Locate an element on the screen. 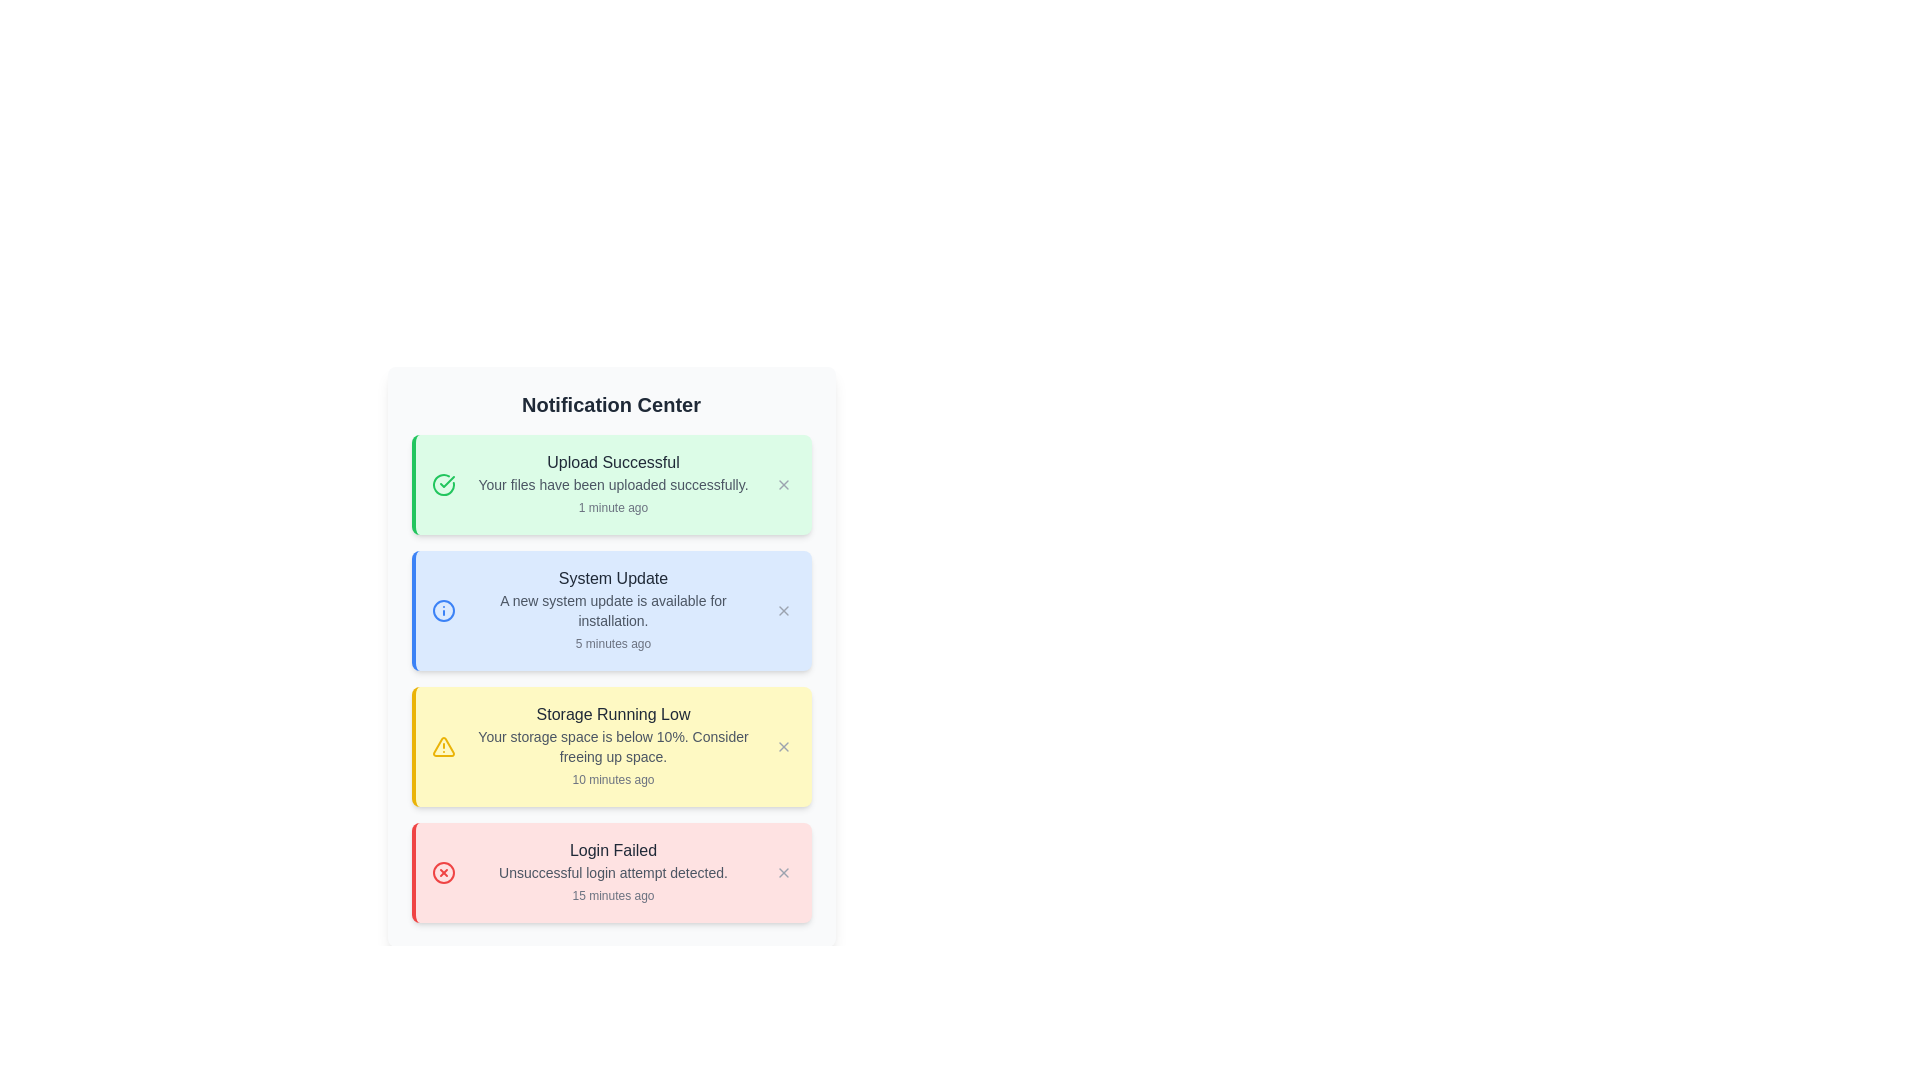  the static text label that displays the elapsed time since the notification event in the 'System Update' card, positioned at the bottom right of the card is located at coordinates (612, 644).